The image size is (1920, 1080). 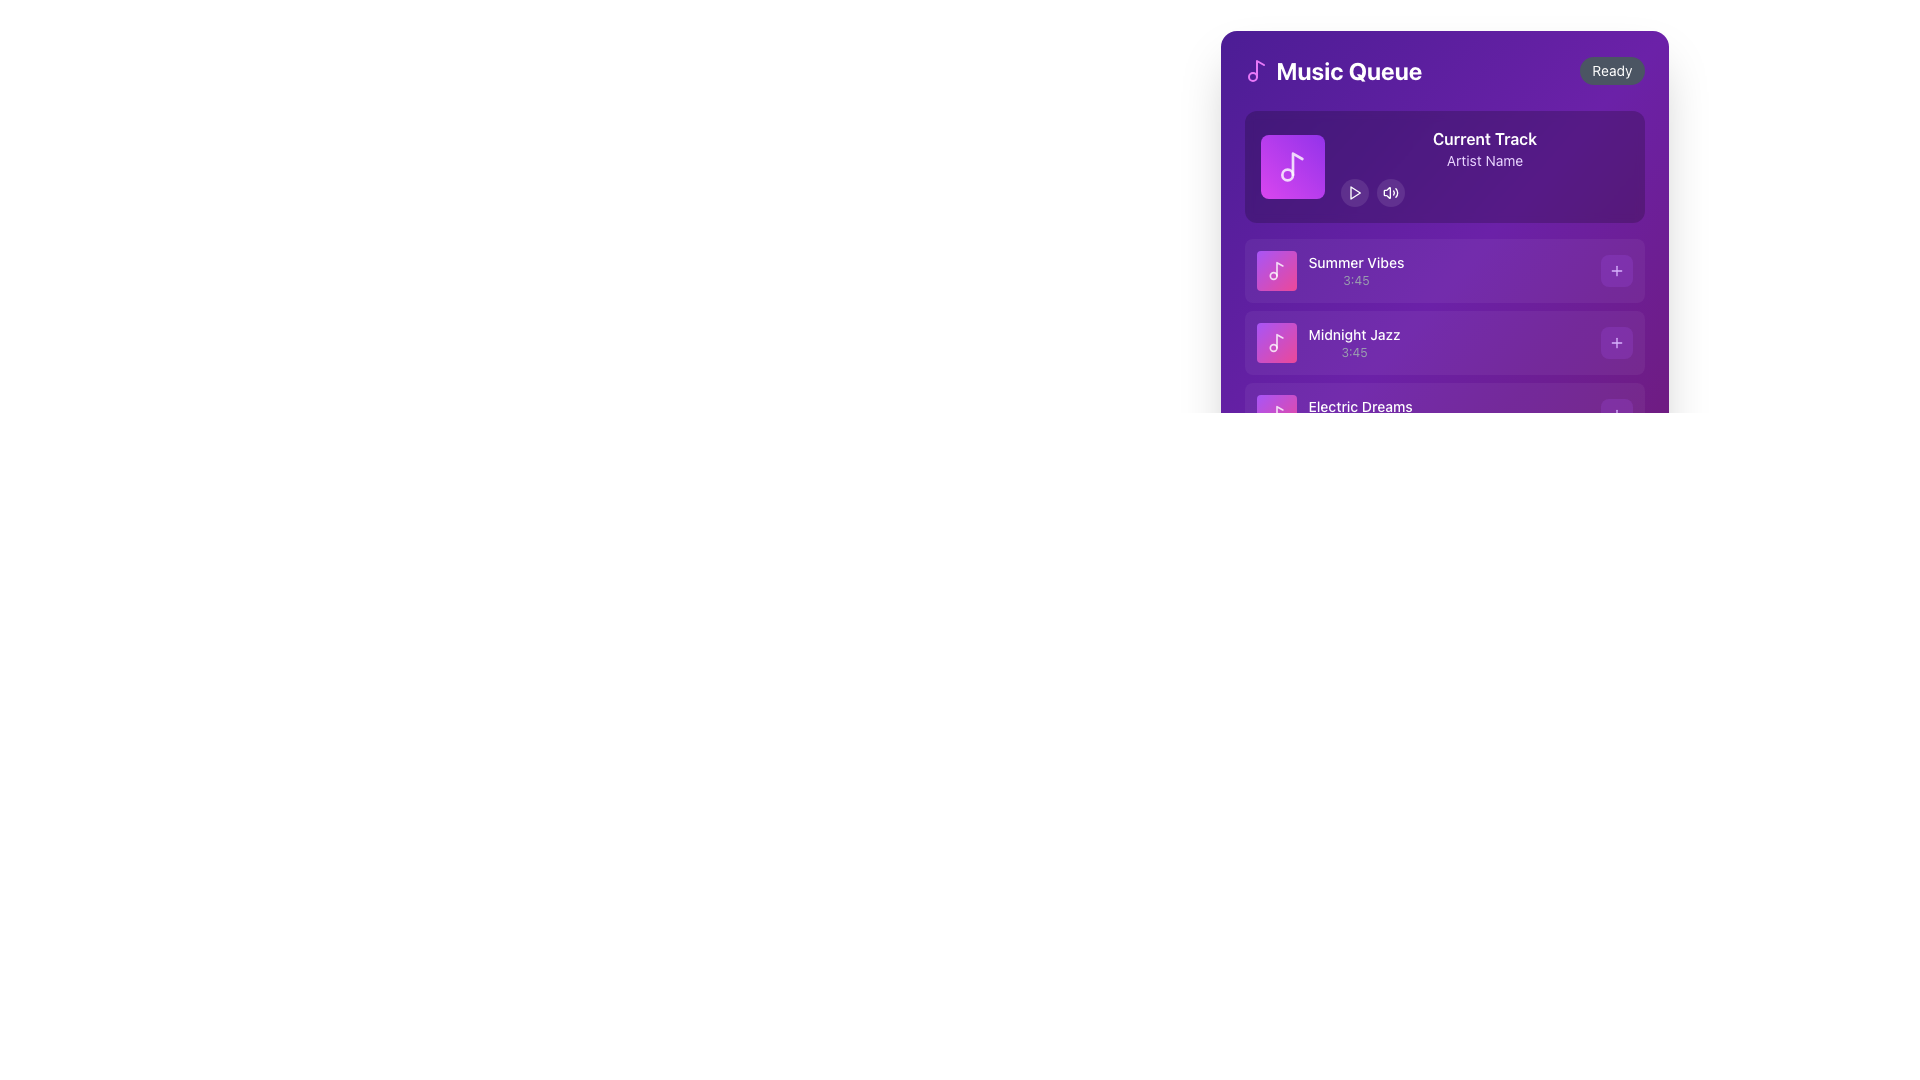 I want to click on the Text Label that identifies the currently viewed music track in the 'Music Queue', located at the bottom-most slot and aligned above the duration text, so click(x=1360, y=406).